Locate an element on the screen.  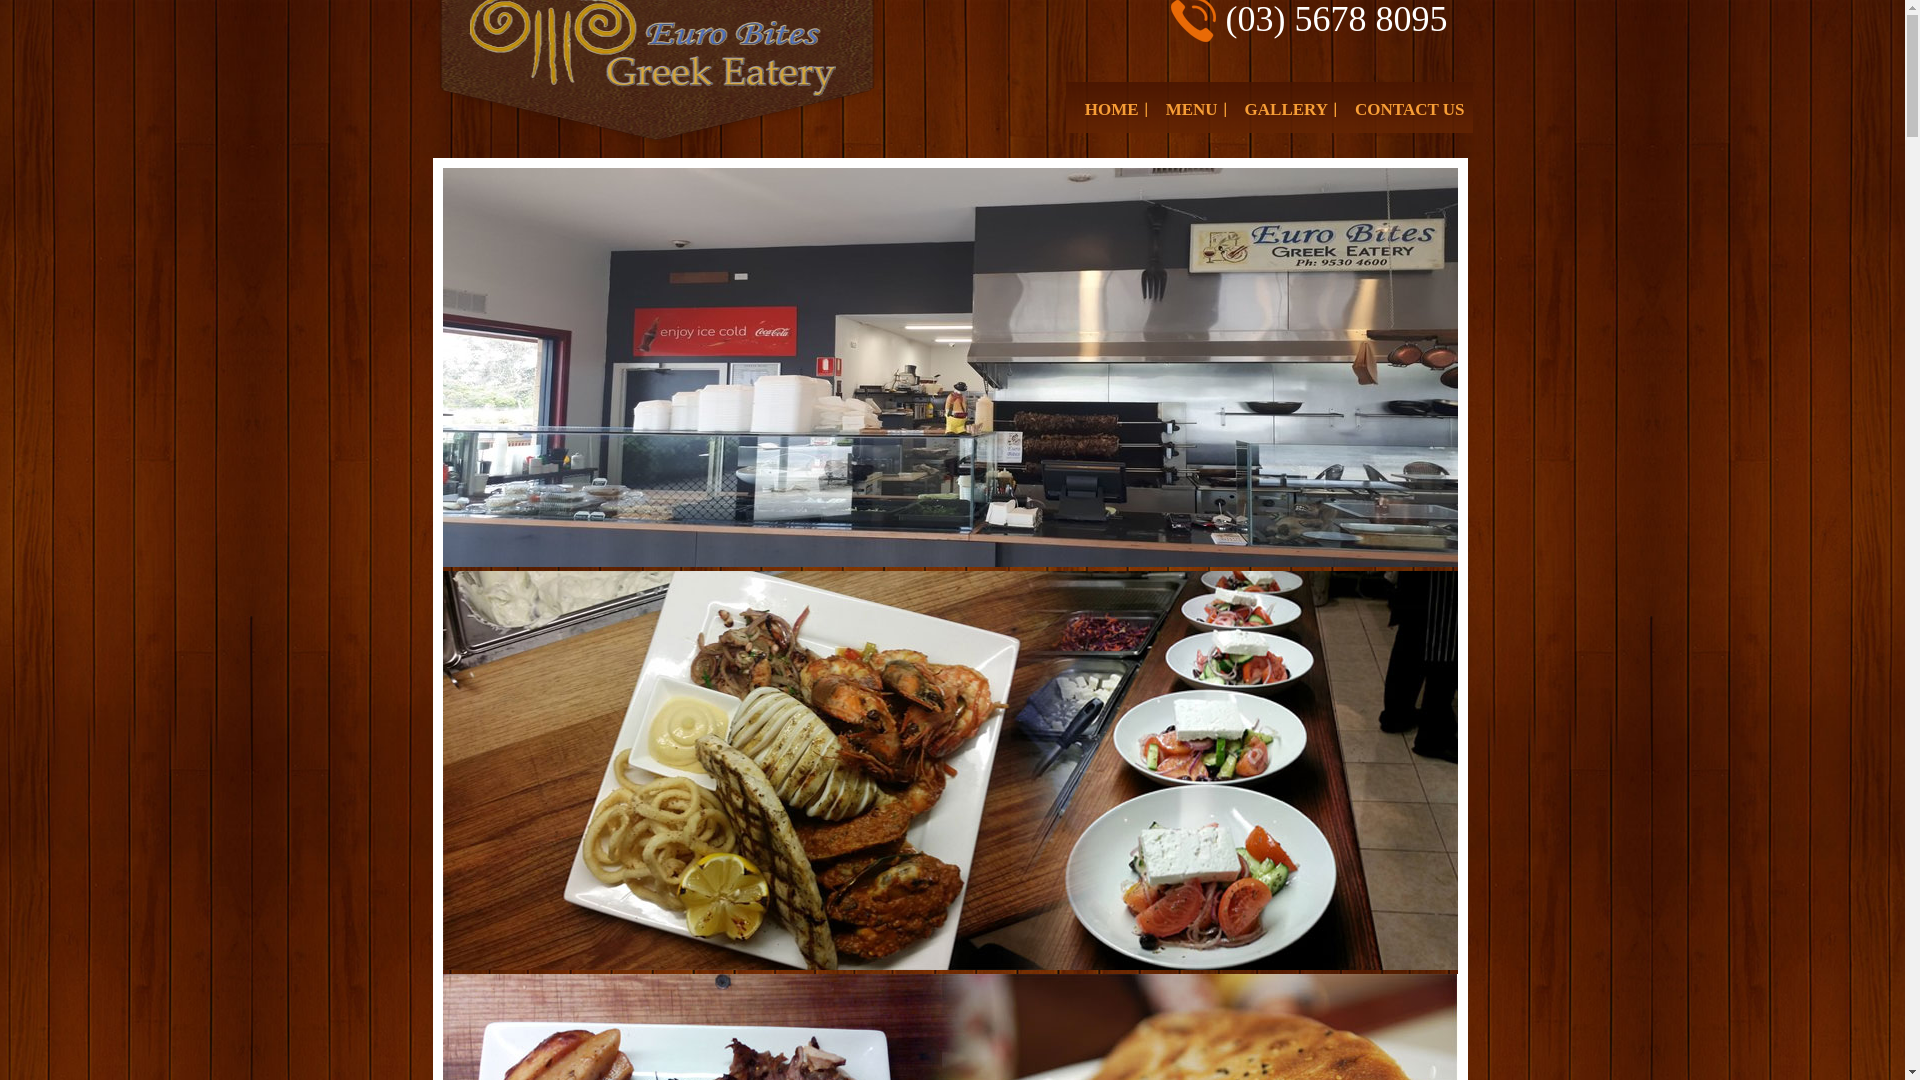
'GALLERY' is located at coordinates (1286, 109).